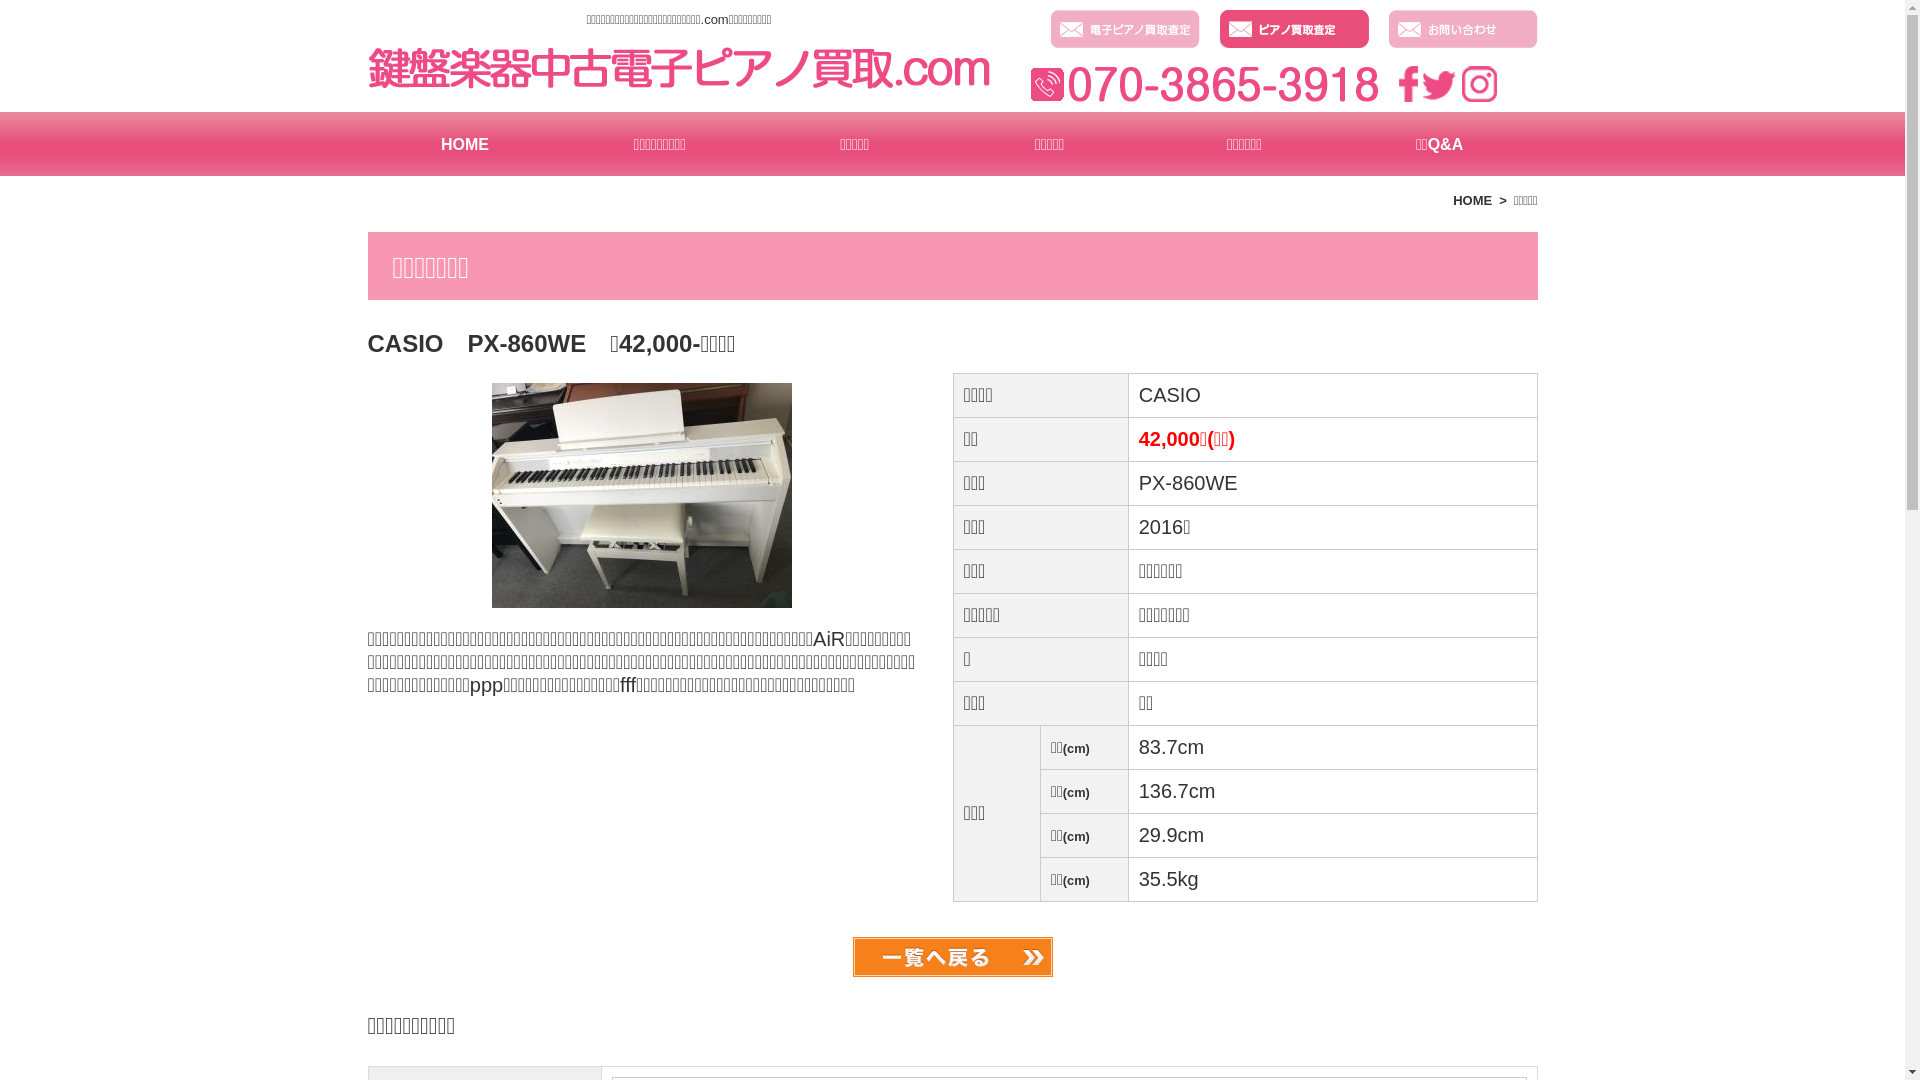 This screenshot has width=1920, height=1080. I want to click on 'HOME', so click(1453, 200).